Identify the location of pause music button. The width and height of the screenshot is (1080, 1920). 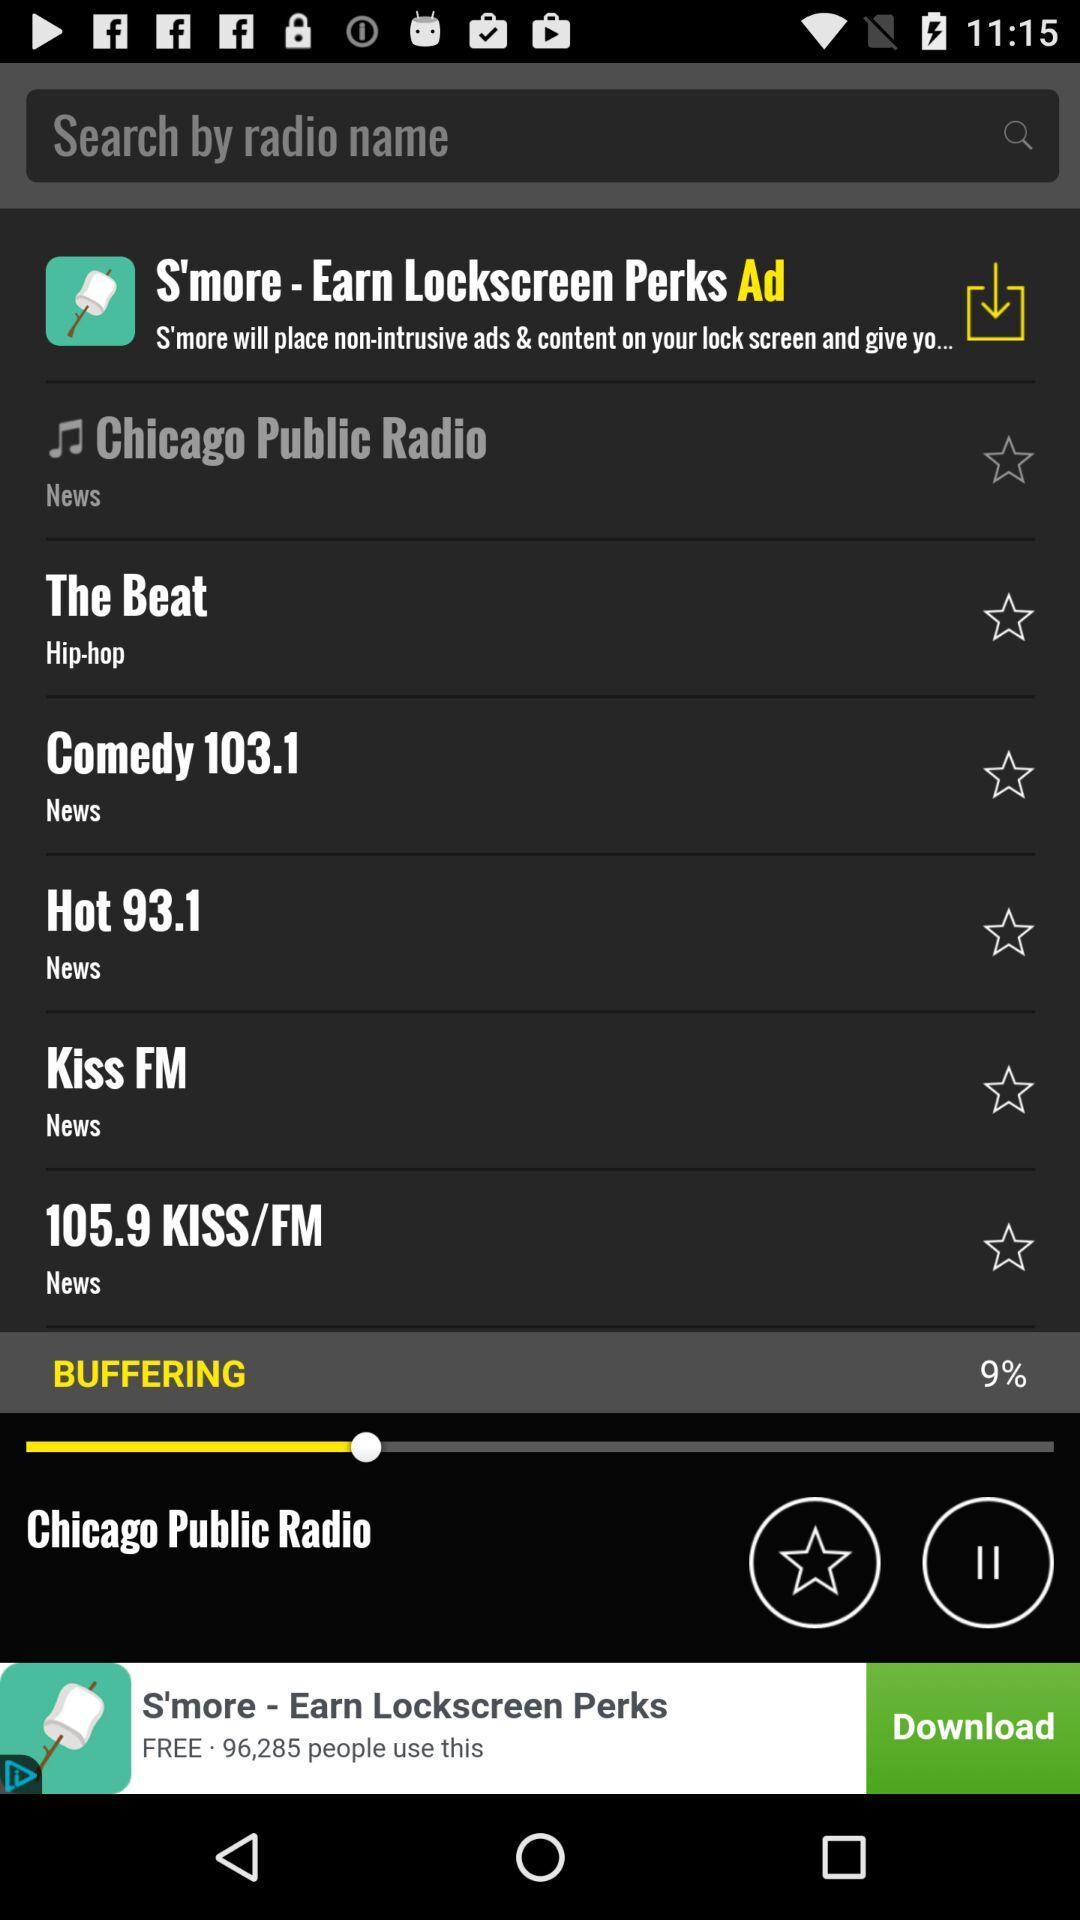
(987, 1561).